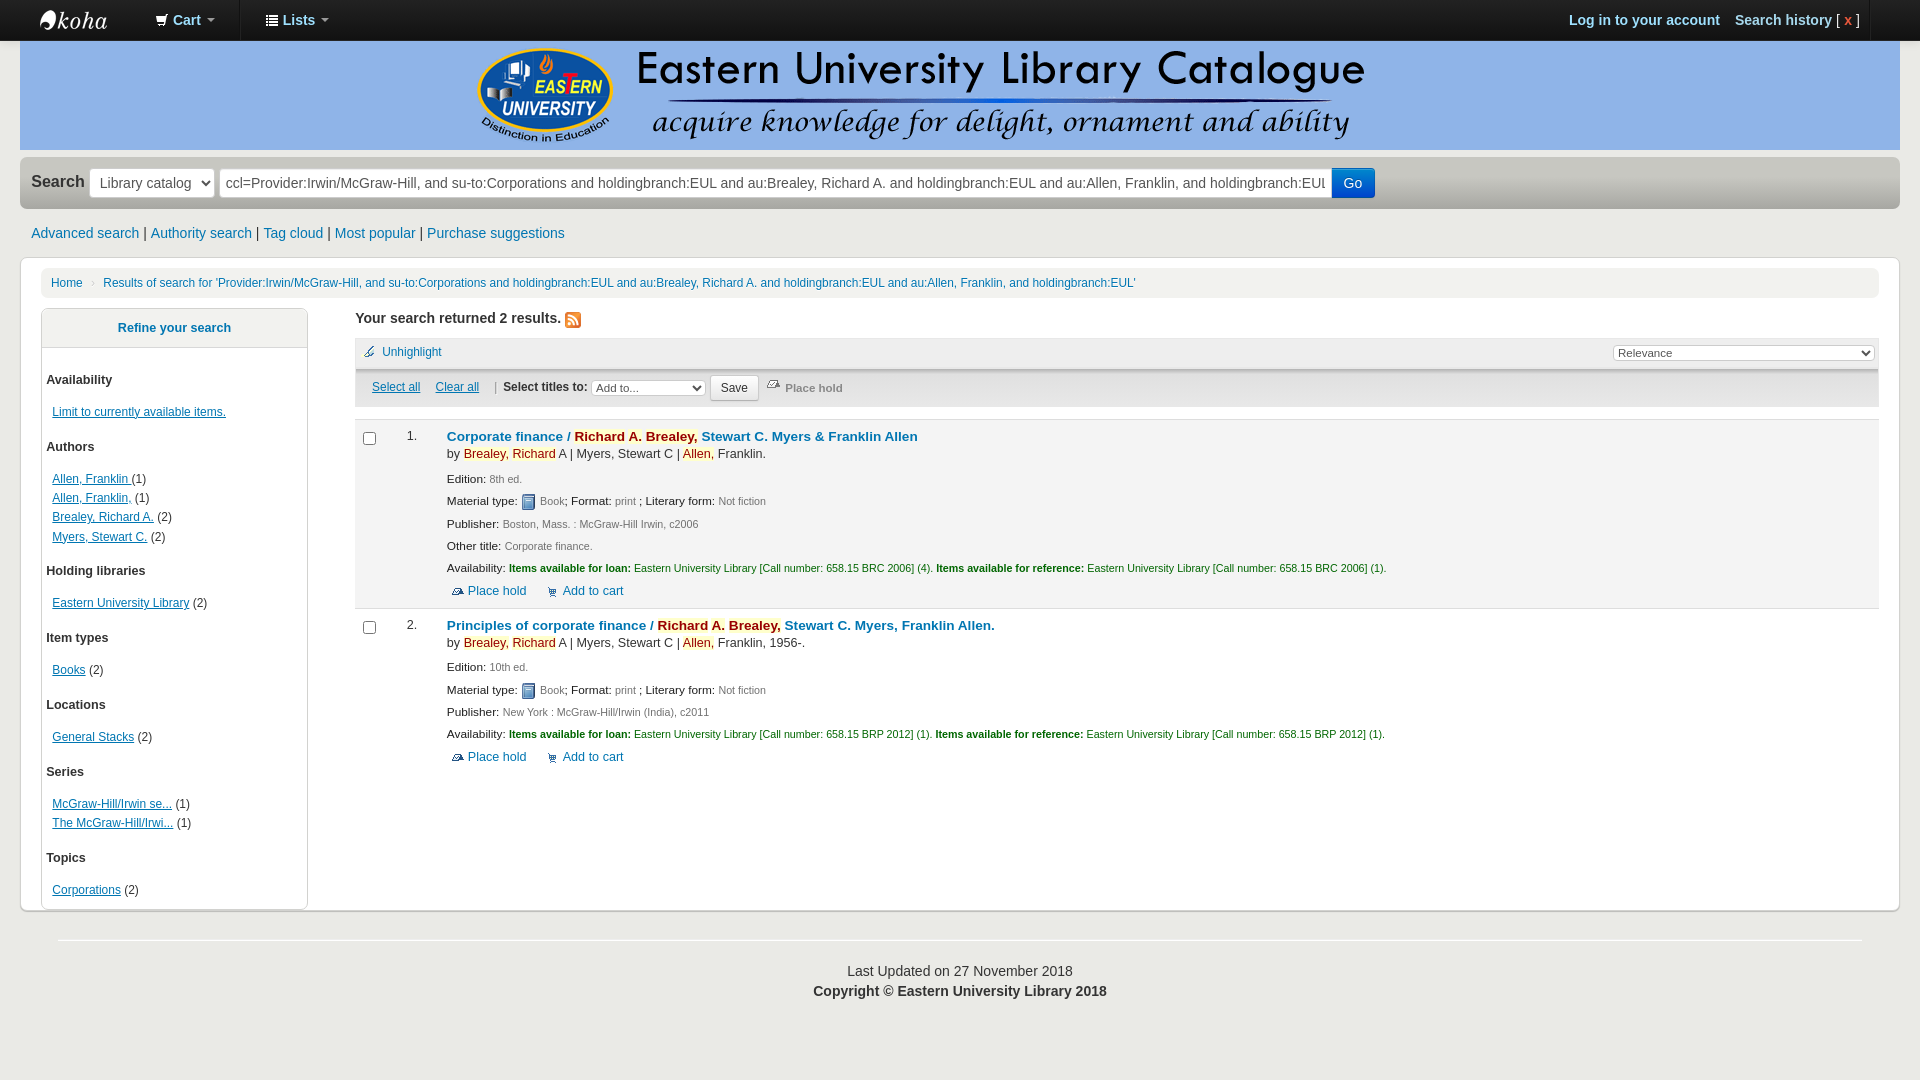  Describe the element at coordinates (1353, 182) in the screenshot. I see `'Go'` at that location.